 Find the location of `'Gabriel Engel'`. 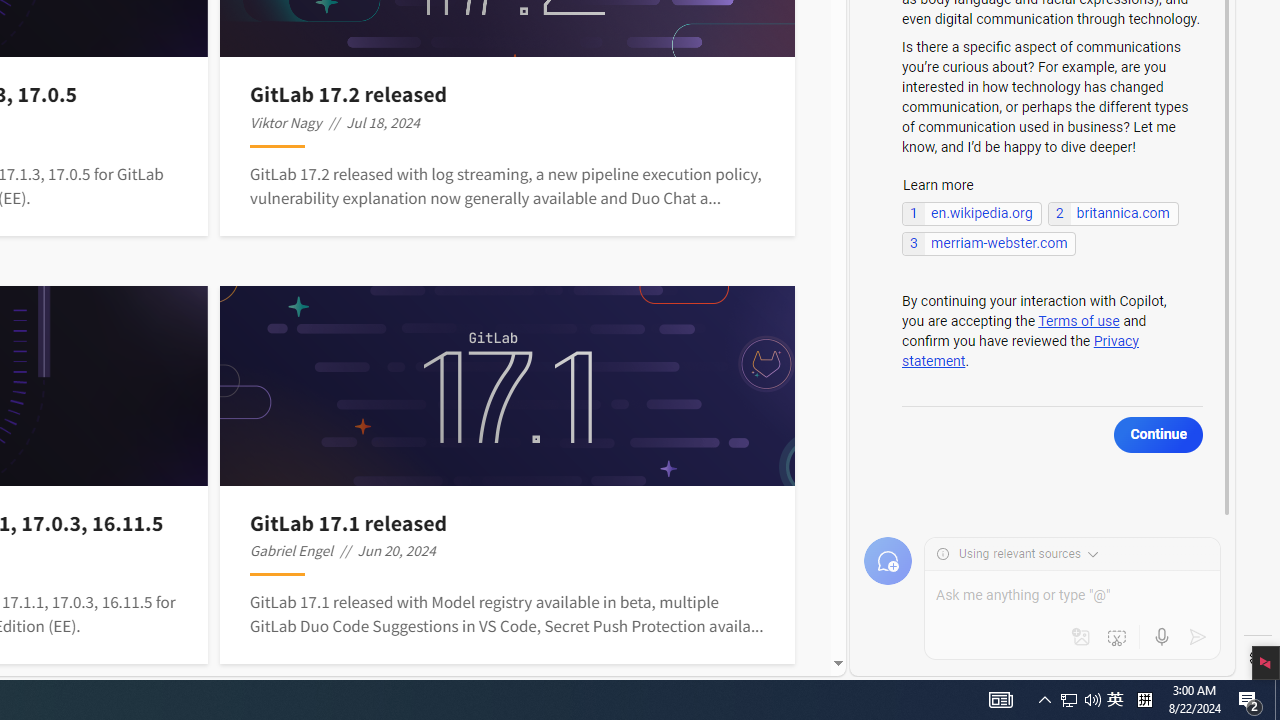

'Gabriel Engel' is located at coordinates (290, 550).